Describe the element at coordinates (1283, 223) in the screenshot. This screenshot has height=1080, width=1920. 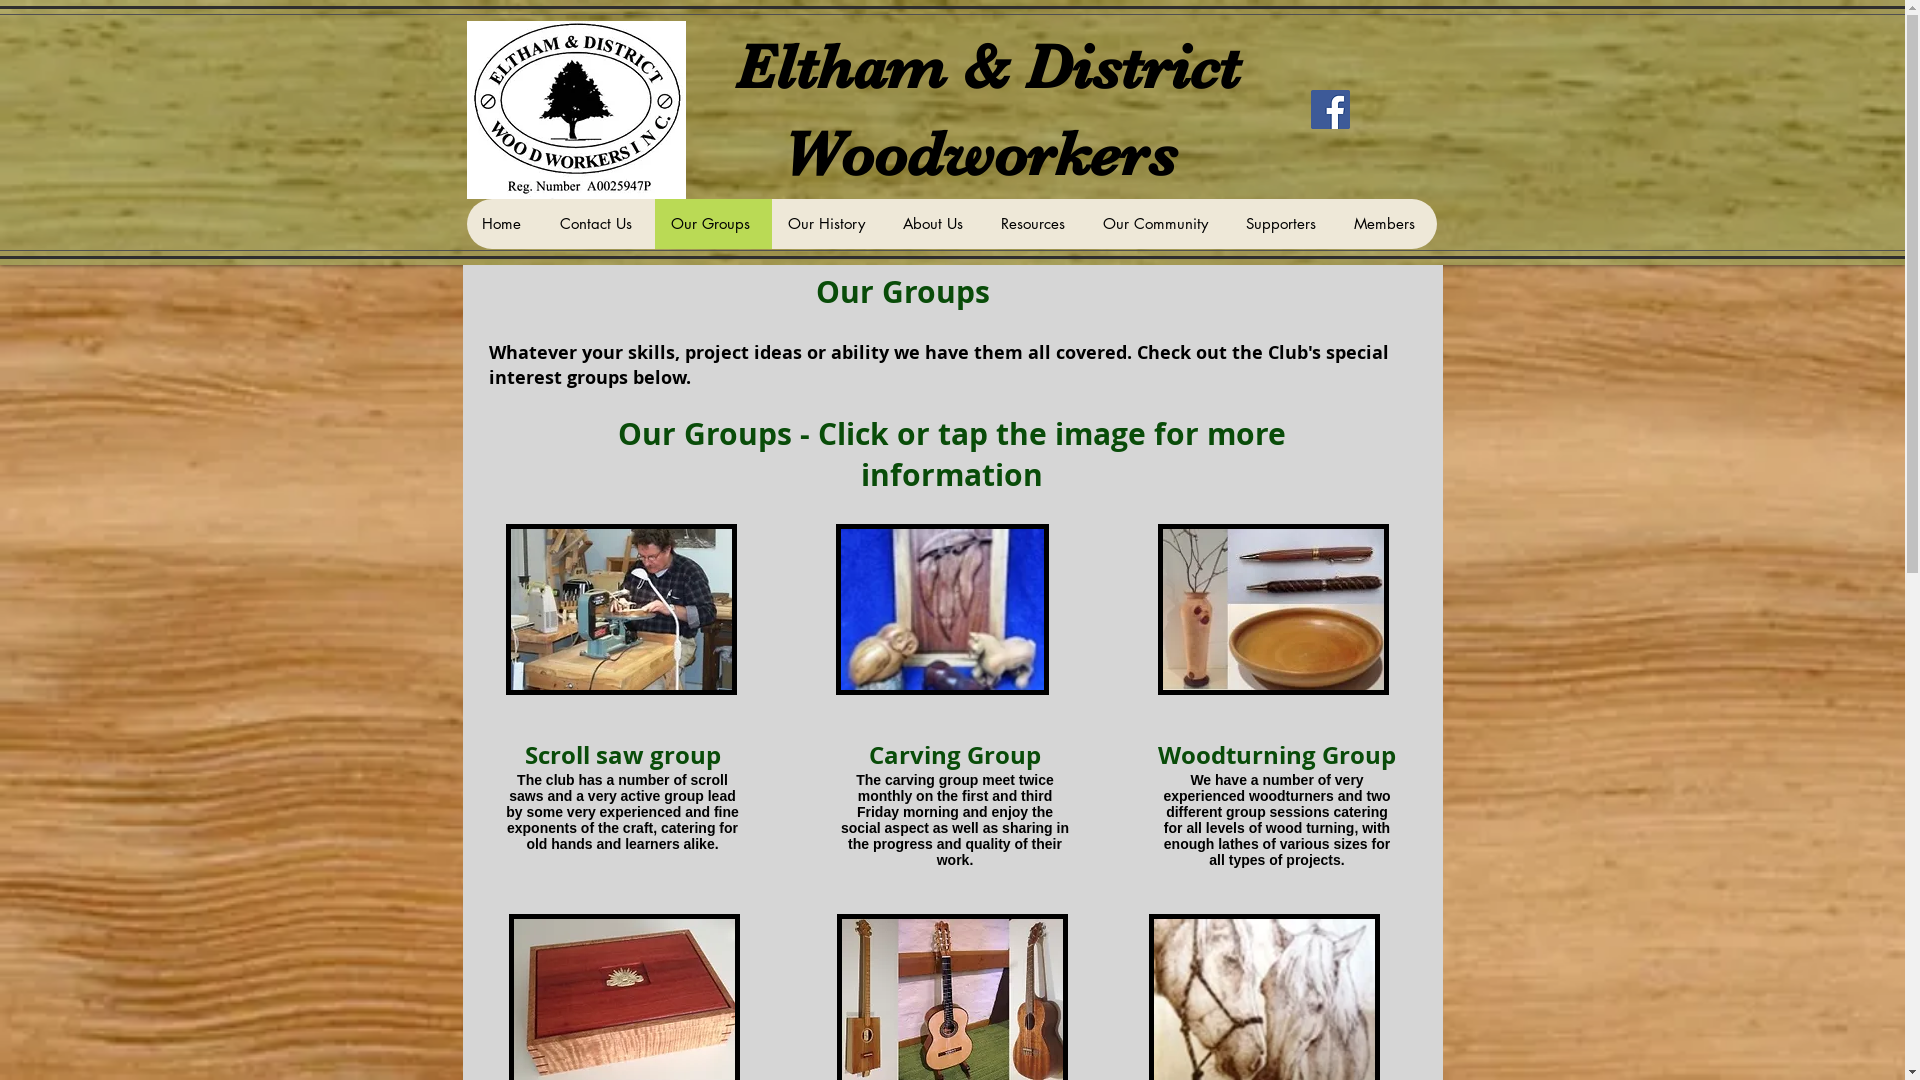
I see `'Supporters'` at that location.